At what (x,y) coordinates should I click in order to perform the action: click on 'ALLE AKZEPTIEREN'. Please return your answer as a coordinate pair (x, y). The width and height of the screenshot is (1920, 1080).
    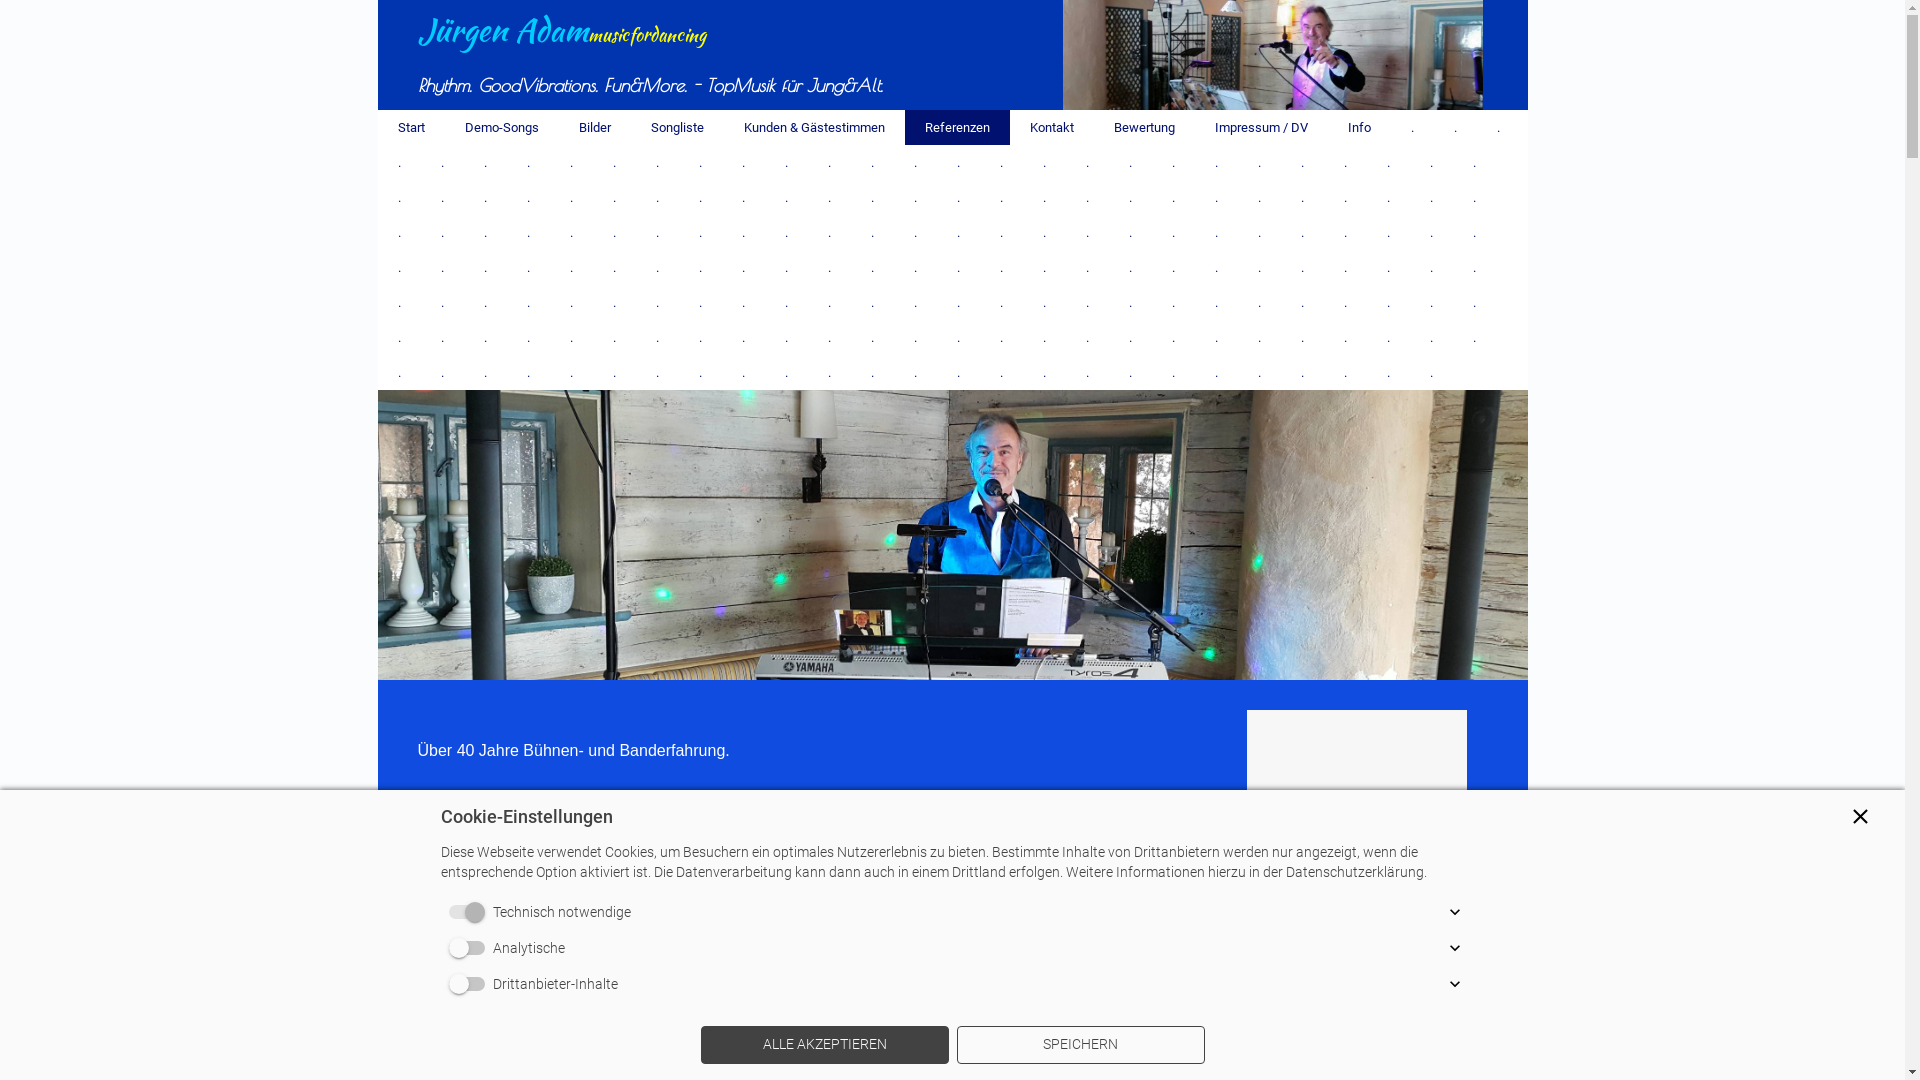
    Looking at the image, I should click on (824, 1044).